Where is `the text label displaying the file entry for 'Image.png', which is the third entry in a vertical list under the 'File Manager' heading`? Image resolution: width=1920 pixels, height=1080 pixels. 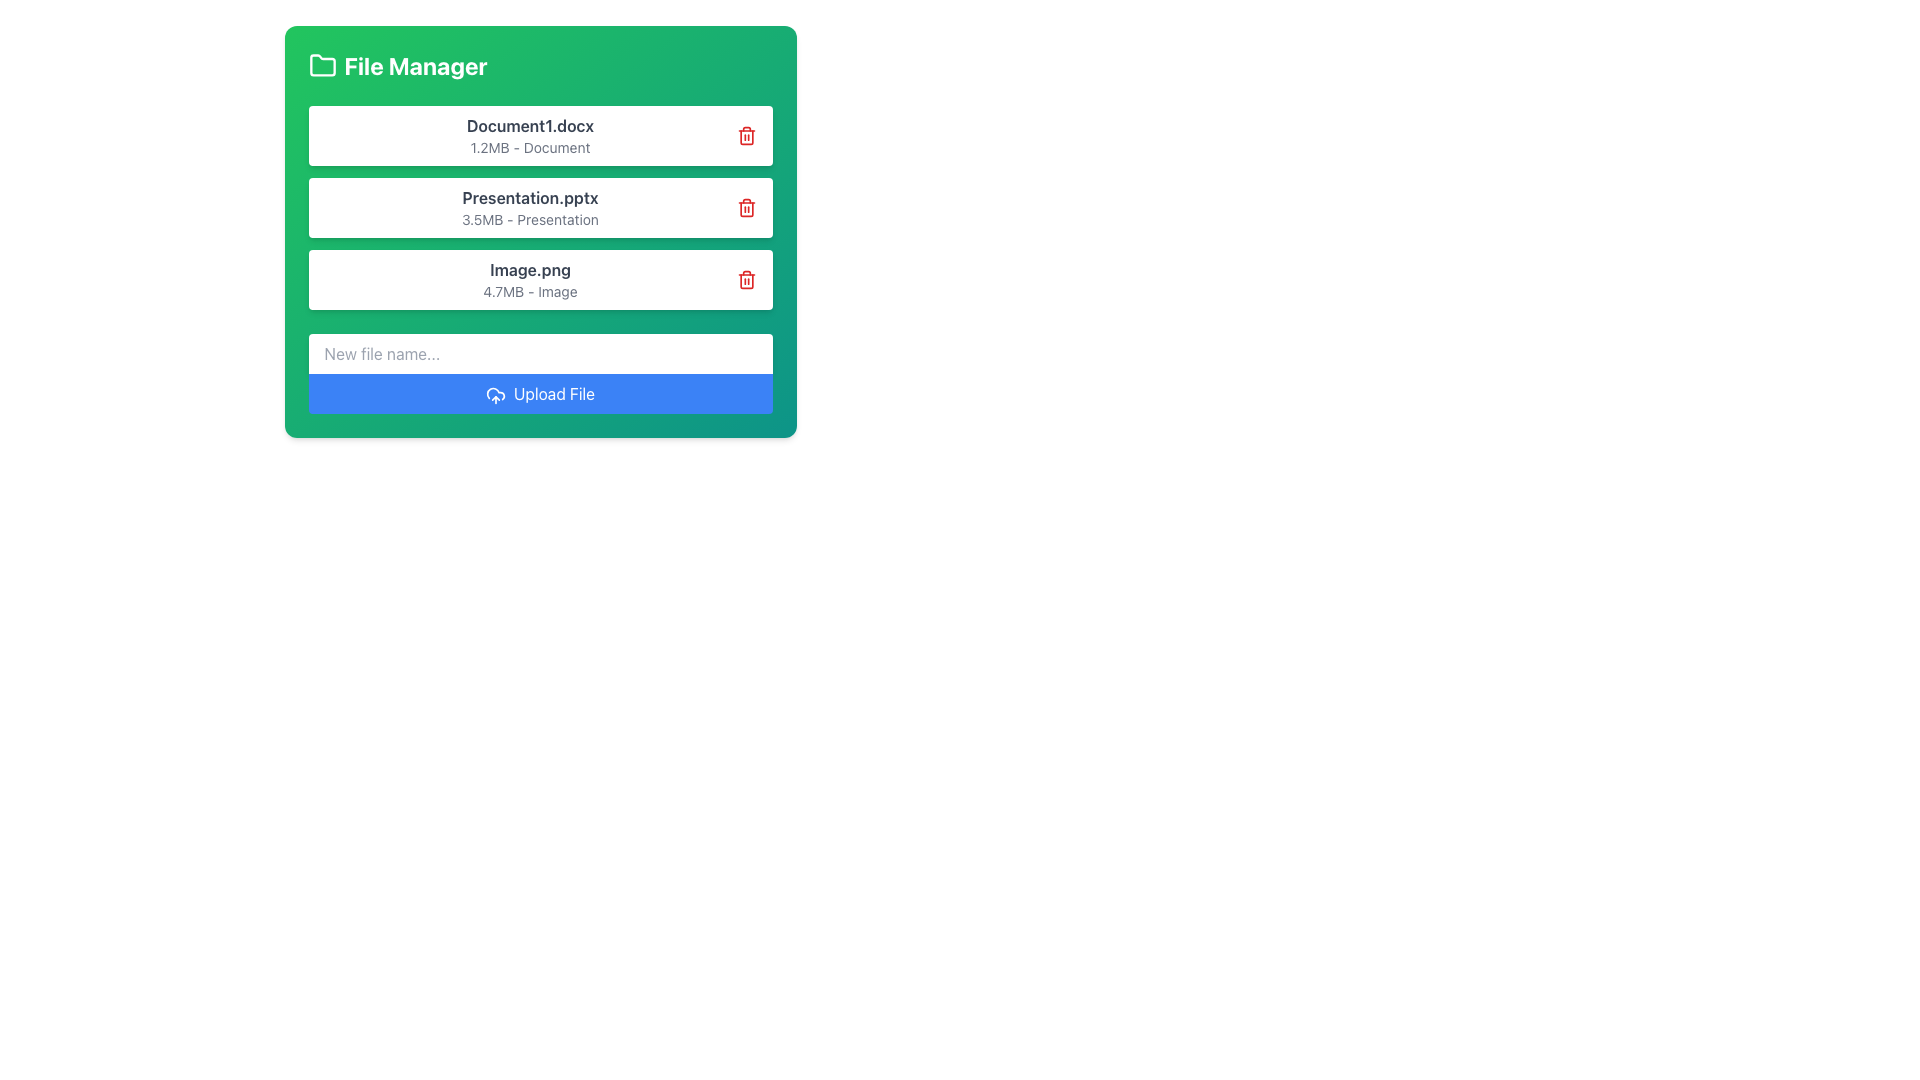
the text label displaying the file entry for 'Image.png', which is the third entry in a vertical list under the 'File Manager' heading is located at coordinates (530, 280).